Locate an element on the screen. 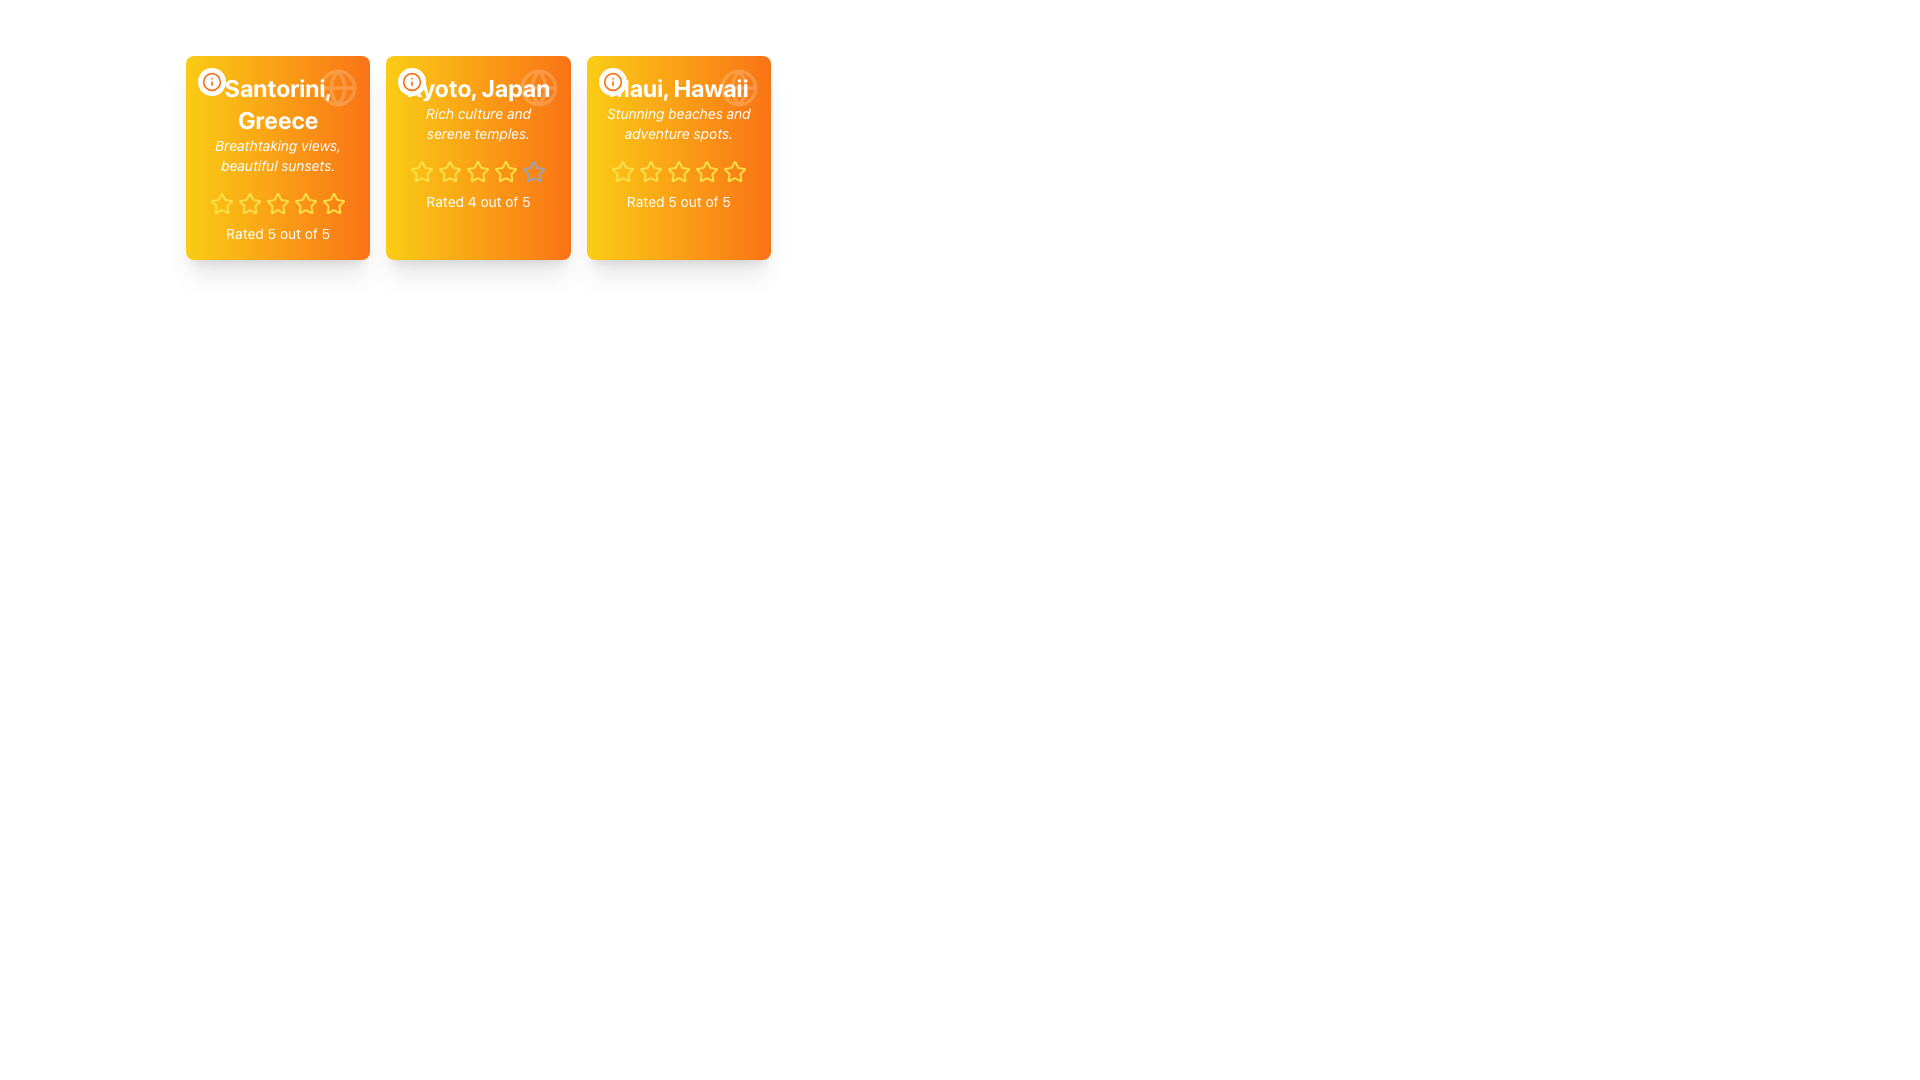 The width and height of the screenshot is (1920, 1080). on the title text 'Kyoto, Japan' located at the top-center of the second card is located at coordinates (477, 87).